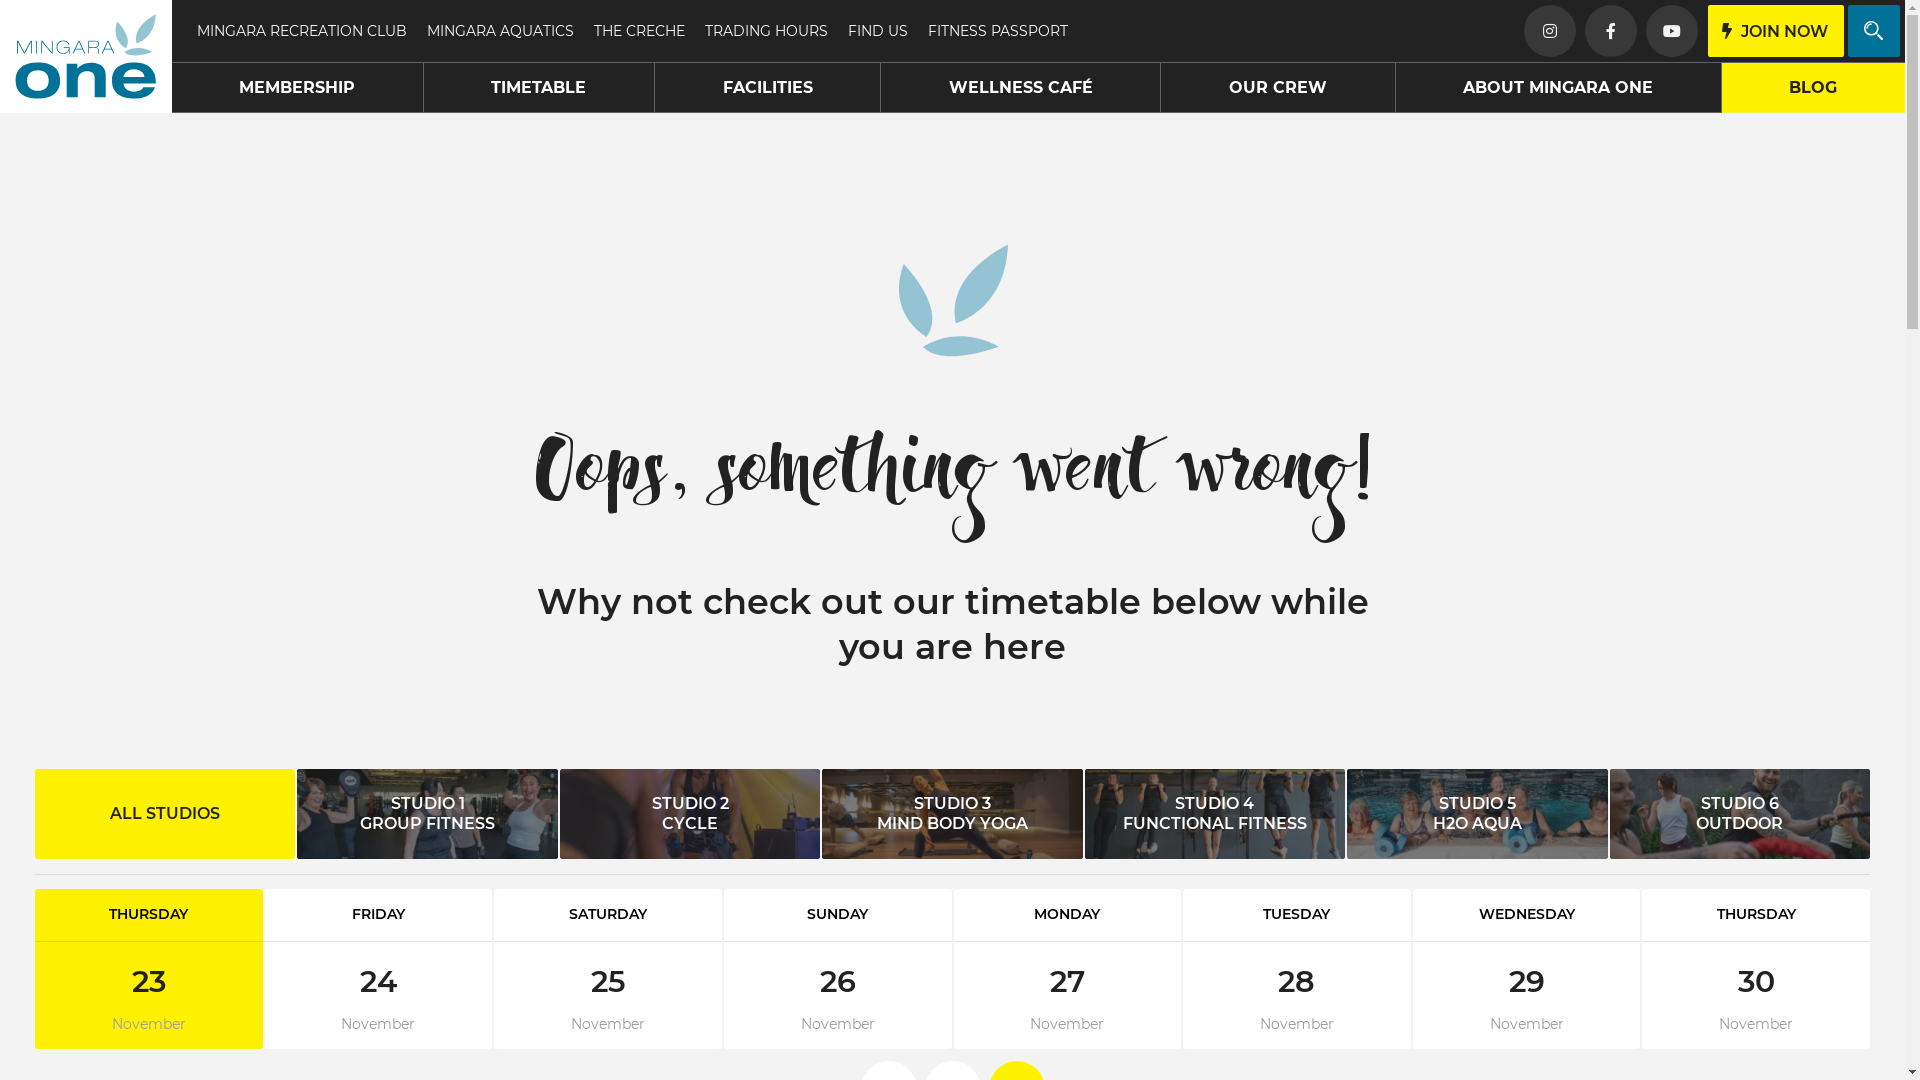 Image resolution: width=1920 pixels, height=1080 pixels. Describe the element at coordinates (379, 967) in the screenshot. I see `'FRIDAY` at that location.